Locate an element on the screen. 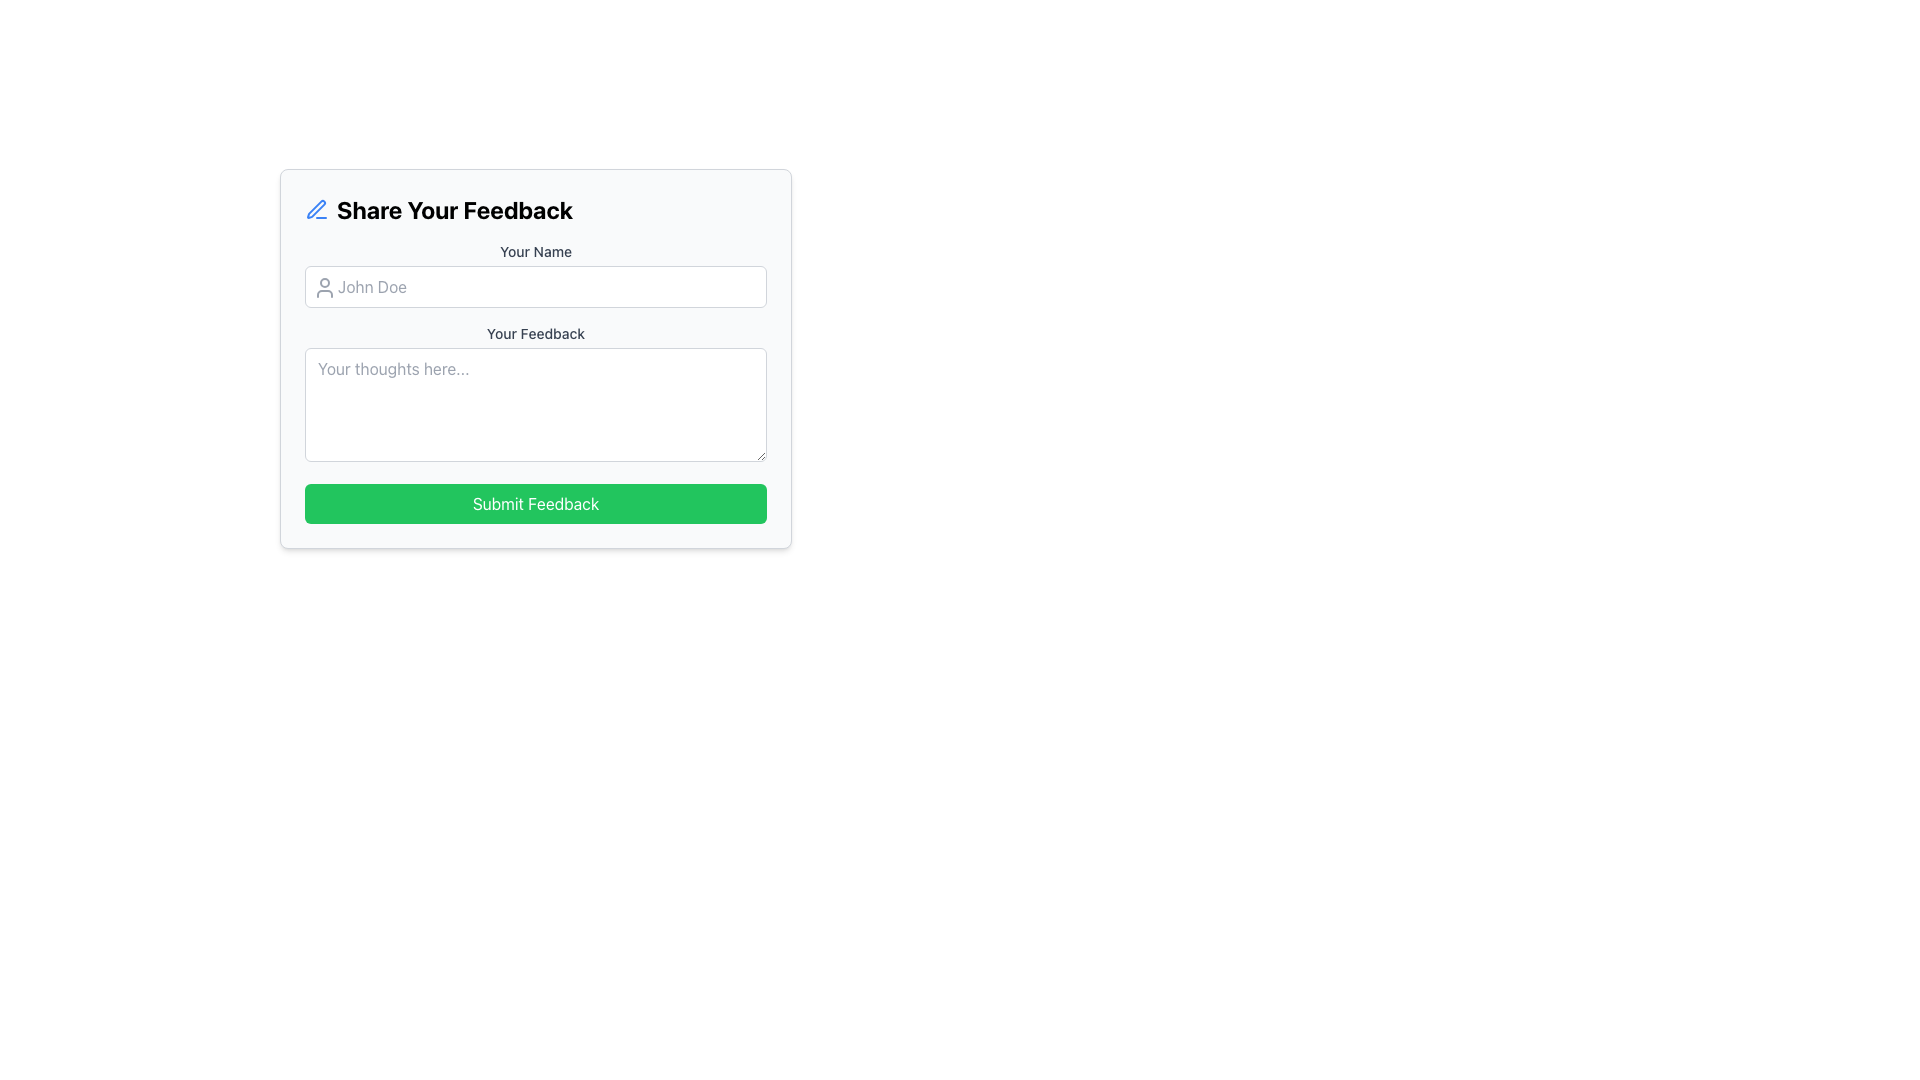 This screenshot has width=1920, height=1080. the Heading element that serves as the title for the feedback section, located at the top of the bordered section above the input fields is located at coordinates (536, 209).